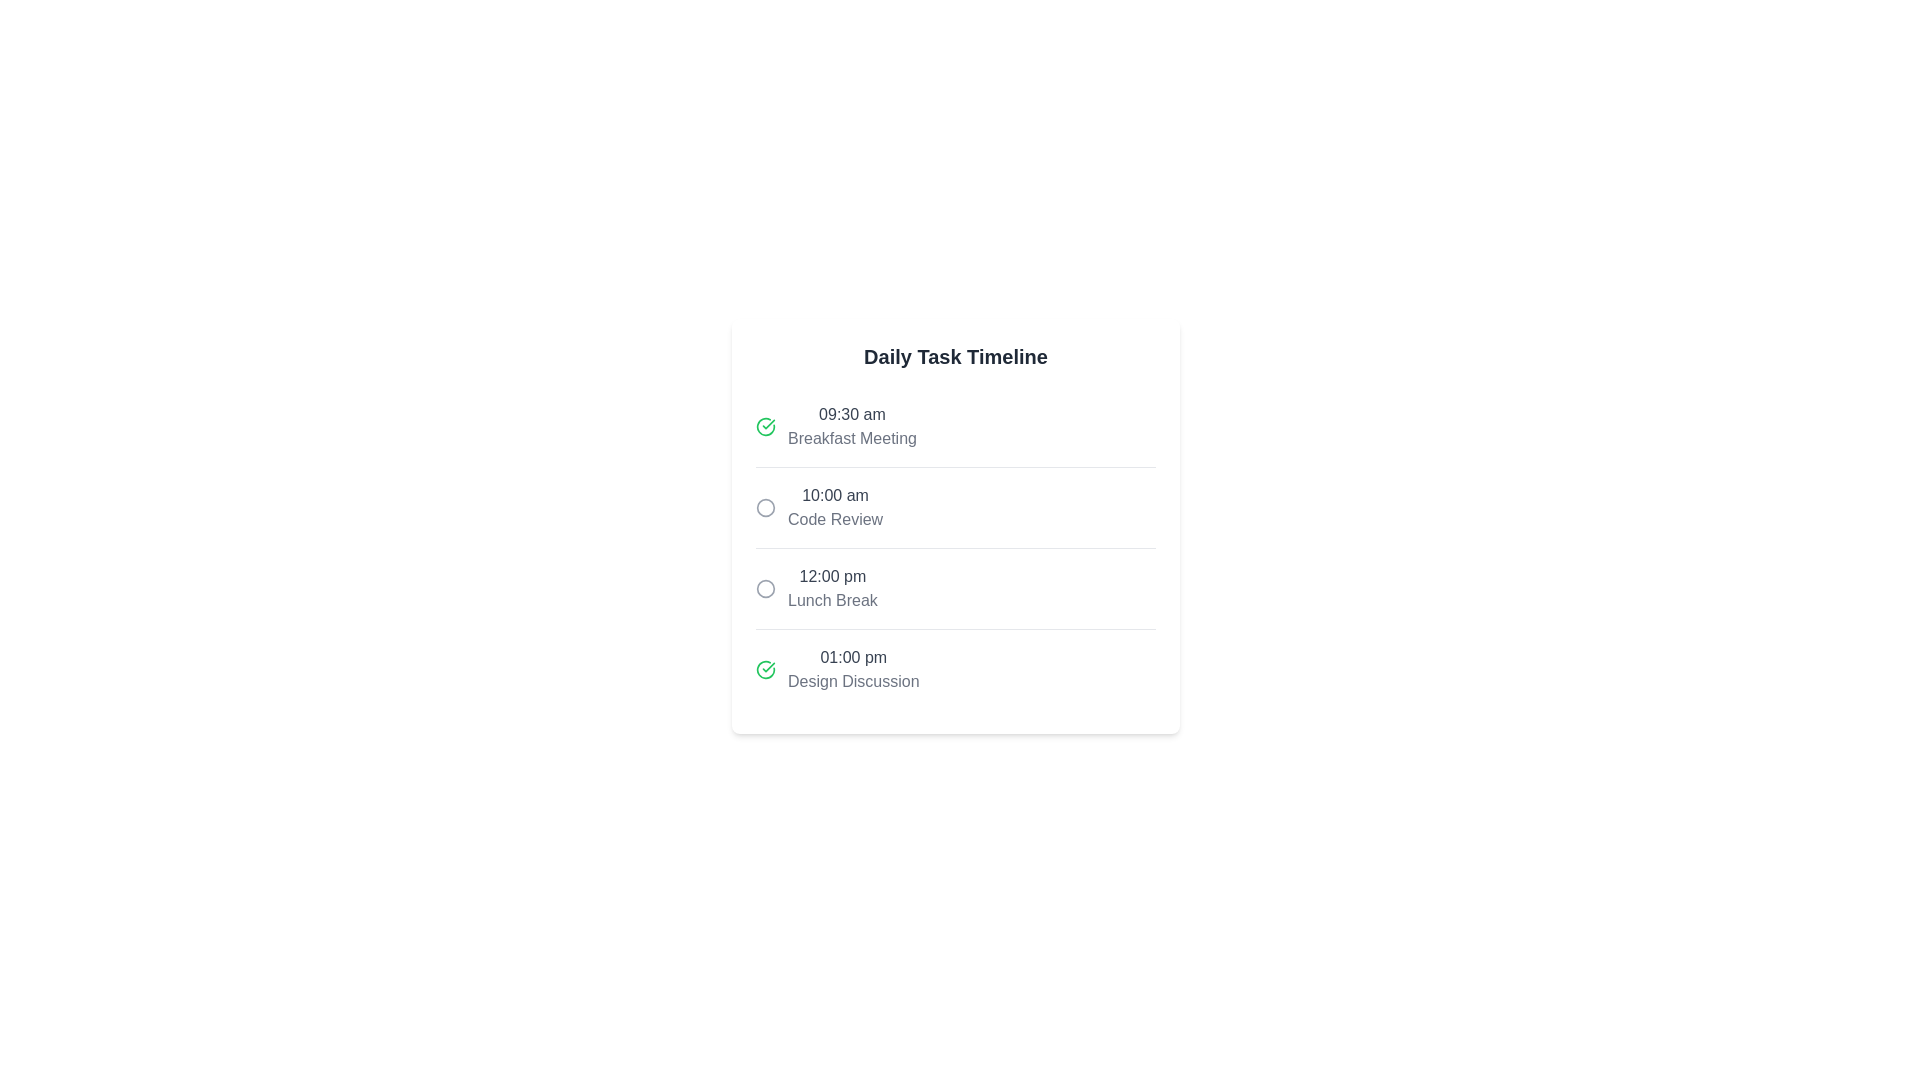 The image size is (1920, 1080). Describe the element at coordinates (832, 588) in the screenshot. I see `the Text Label displaying '12:00 pm' and 'Lunch Break', which is the third entry in the timeline list, positioned between '10:00 am Code Review' and '01:00 pm Design Discussion'` at that location.